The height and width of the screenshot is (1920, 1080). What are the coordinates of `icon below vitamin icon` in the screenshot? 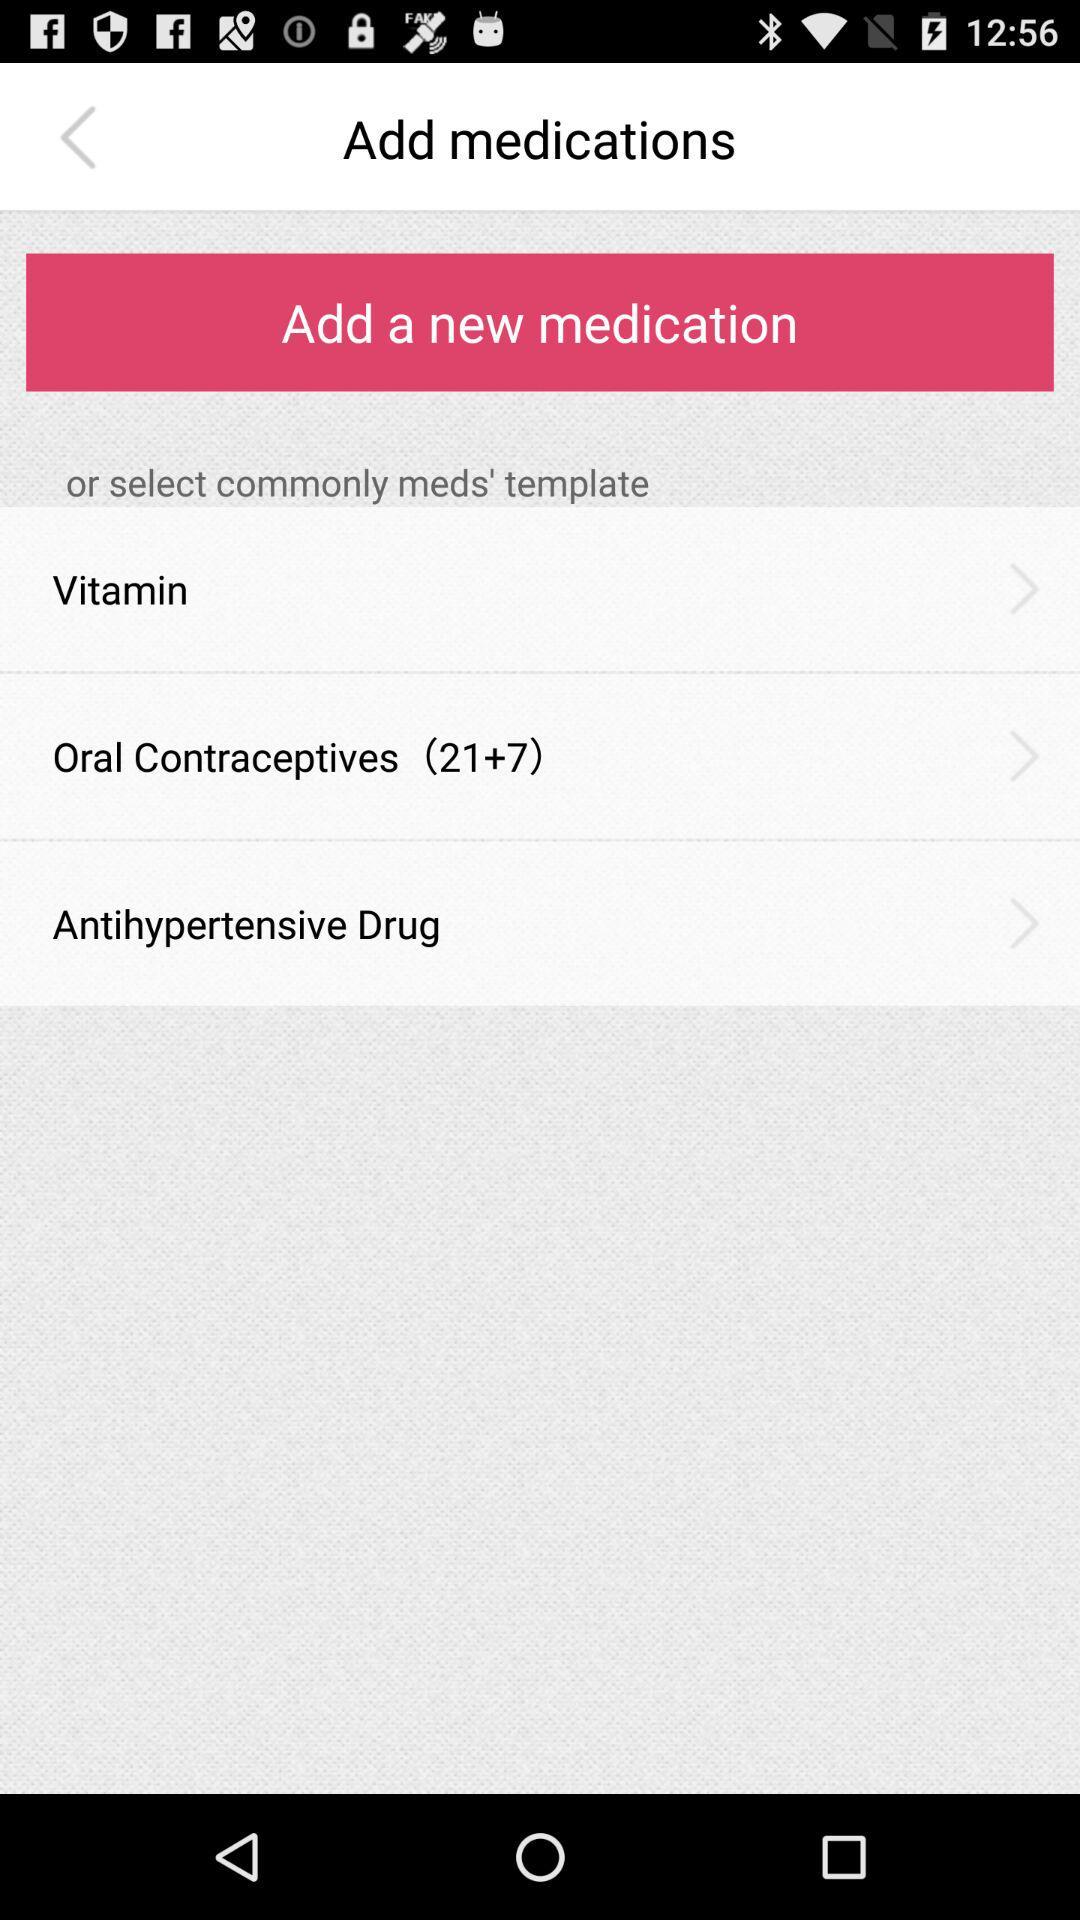 It's located at (540, 672).